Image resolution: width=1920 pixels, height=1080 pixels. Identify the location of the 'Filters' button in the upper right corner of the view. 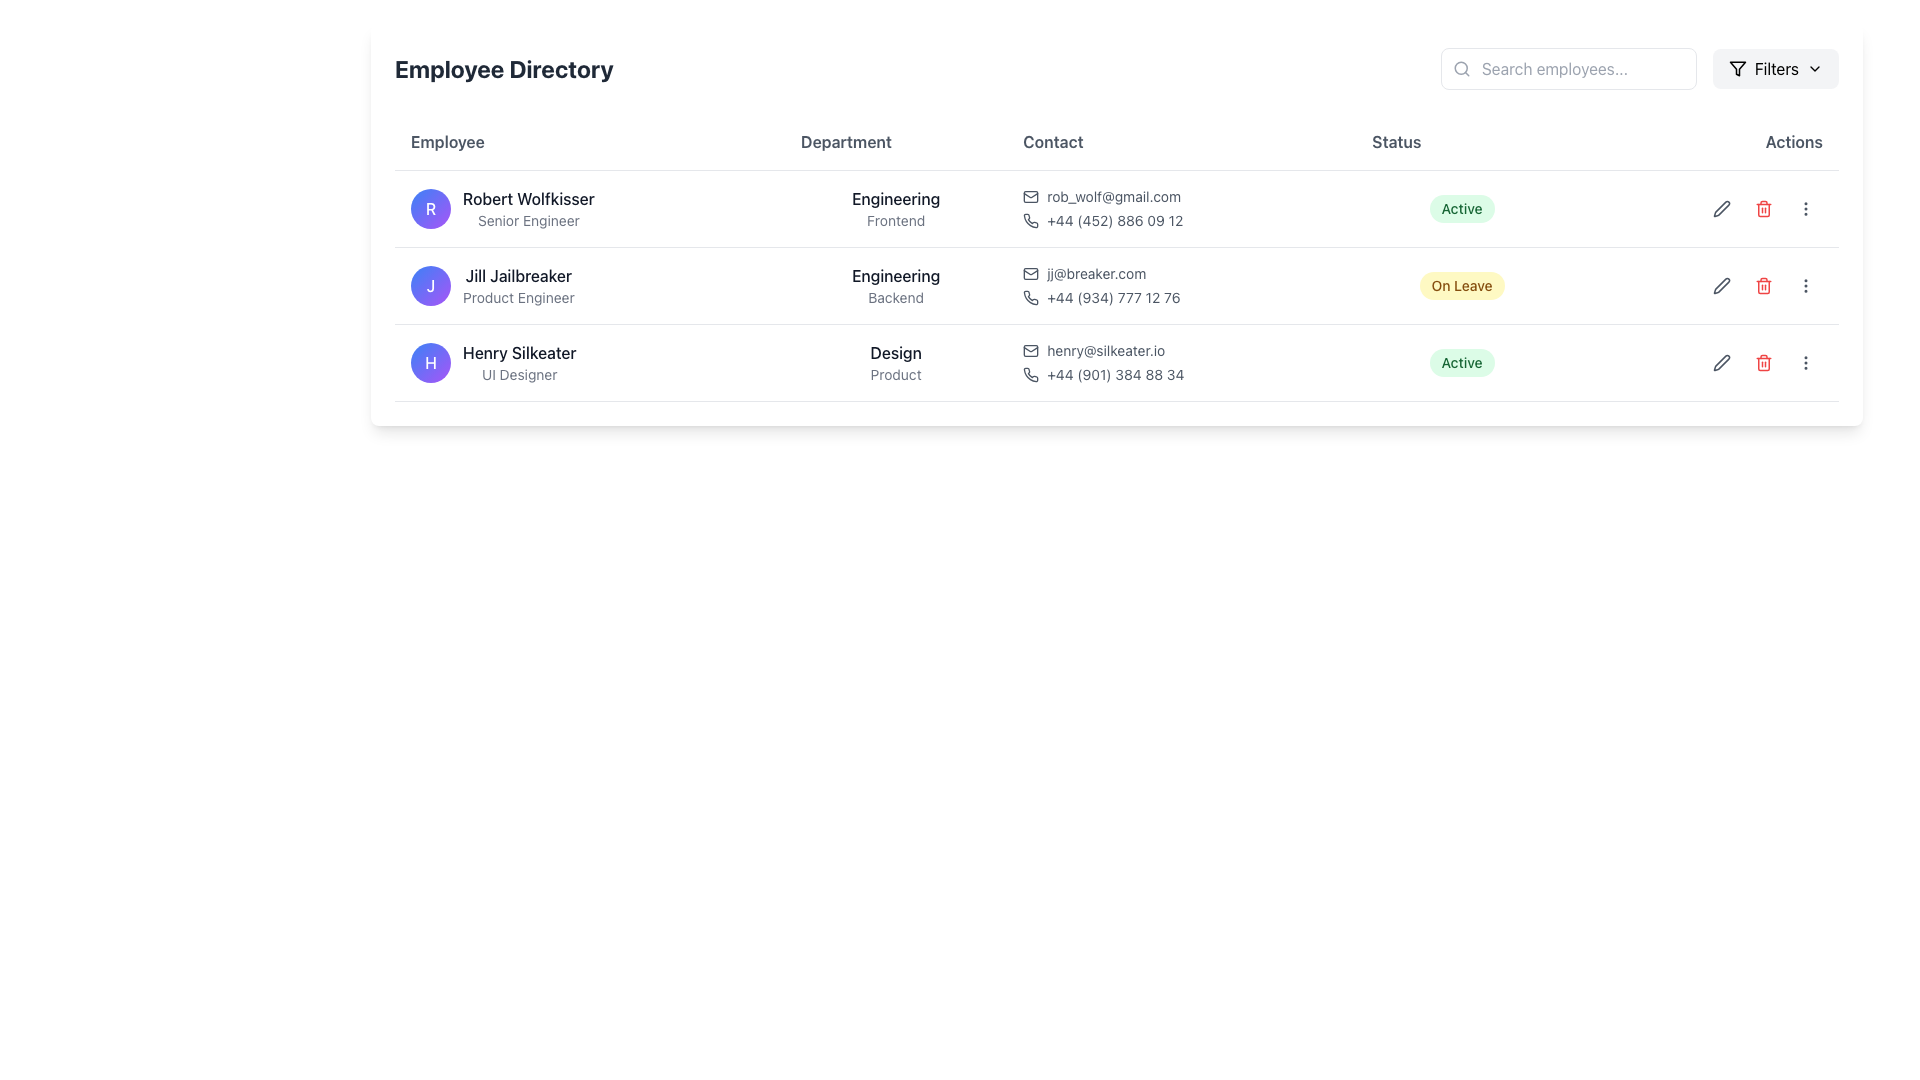
(1776, 68).